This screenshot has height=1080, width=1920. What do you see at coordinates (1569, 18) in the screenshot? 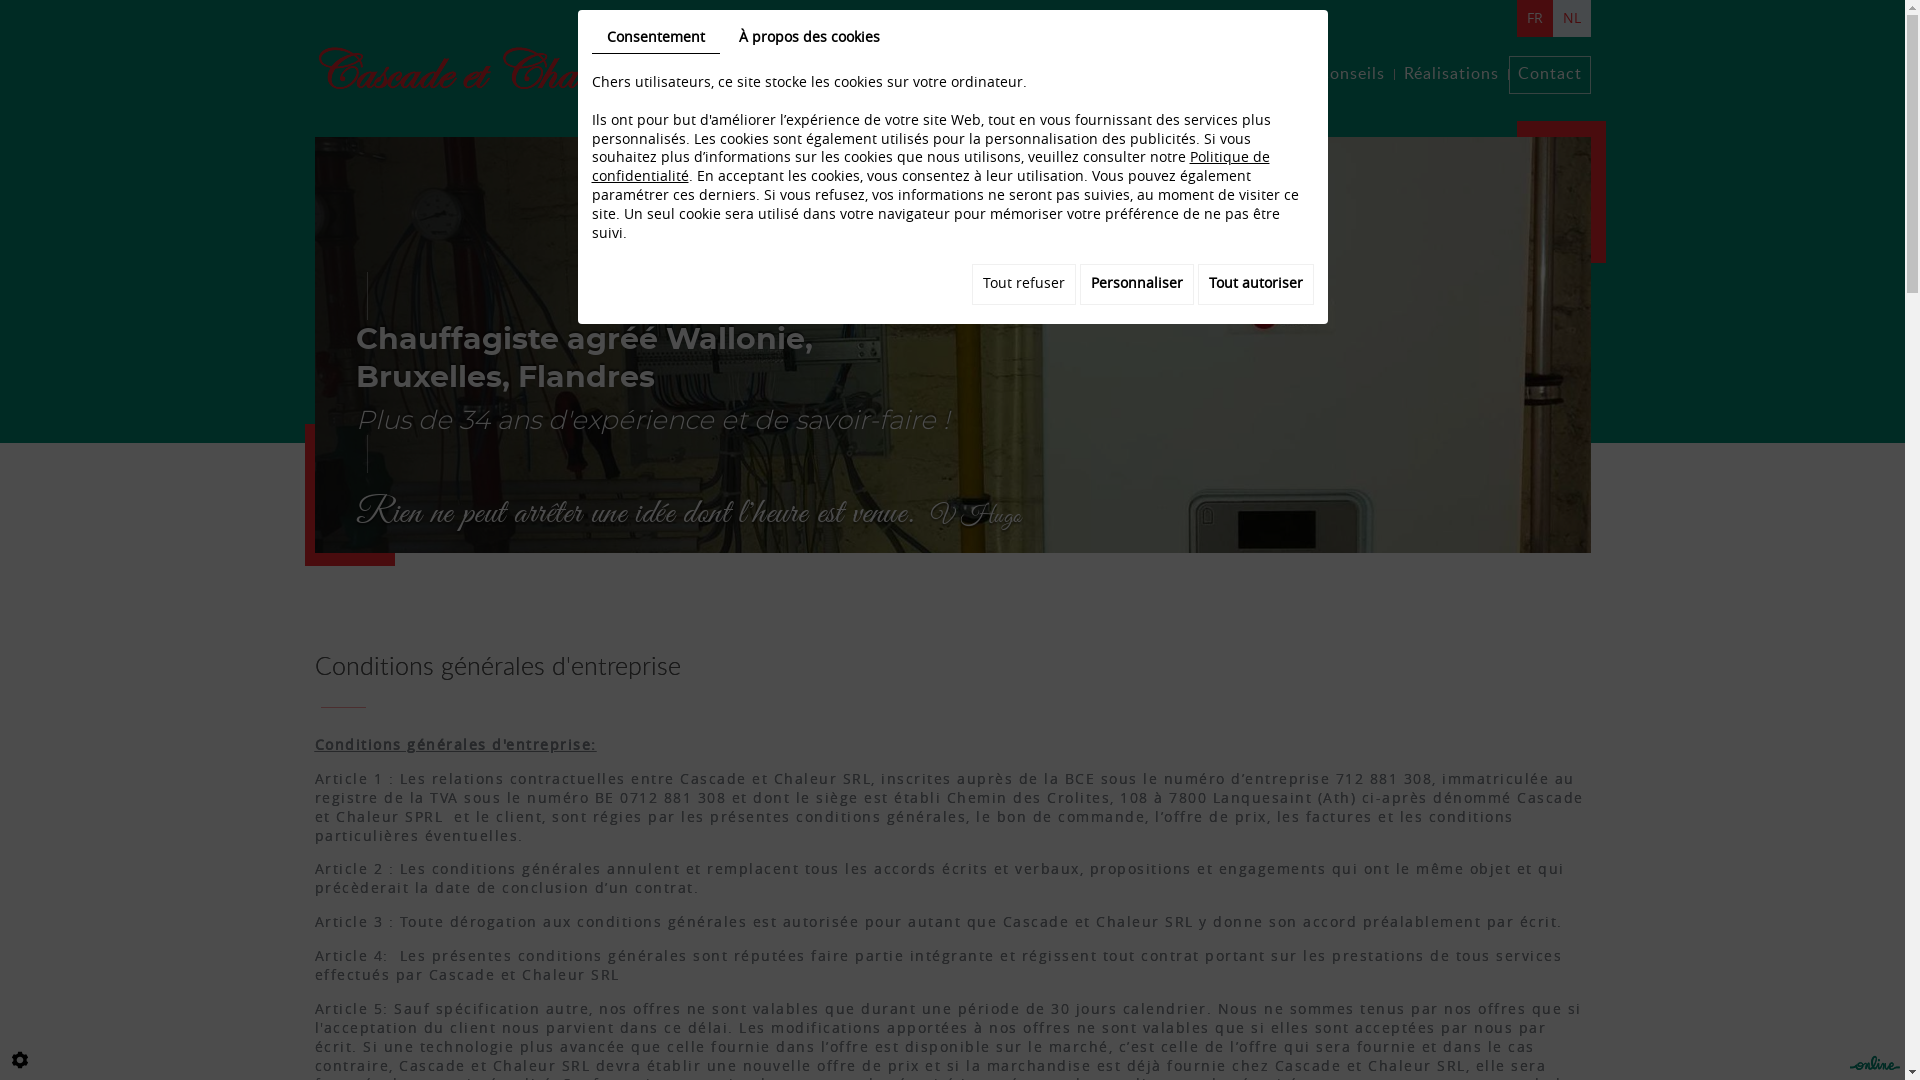
I see `'NL'` at bounding box center [1569, 18].